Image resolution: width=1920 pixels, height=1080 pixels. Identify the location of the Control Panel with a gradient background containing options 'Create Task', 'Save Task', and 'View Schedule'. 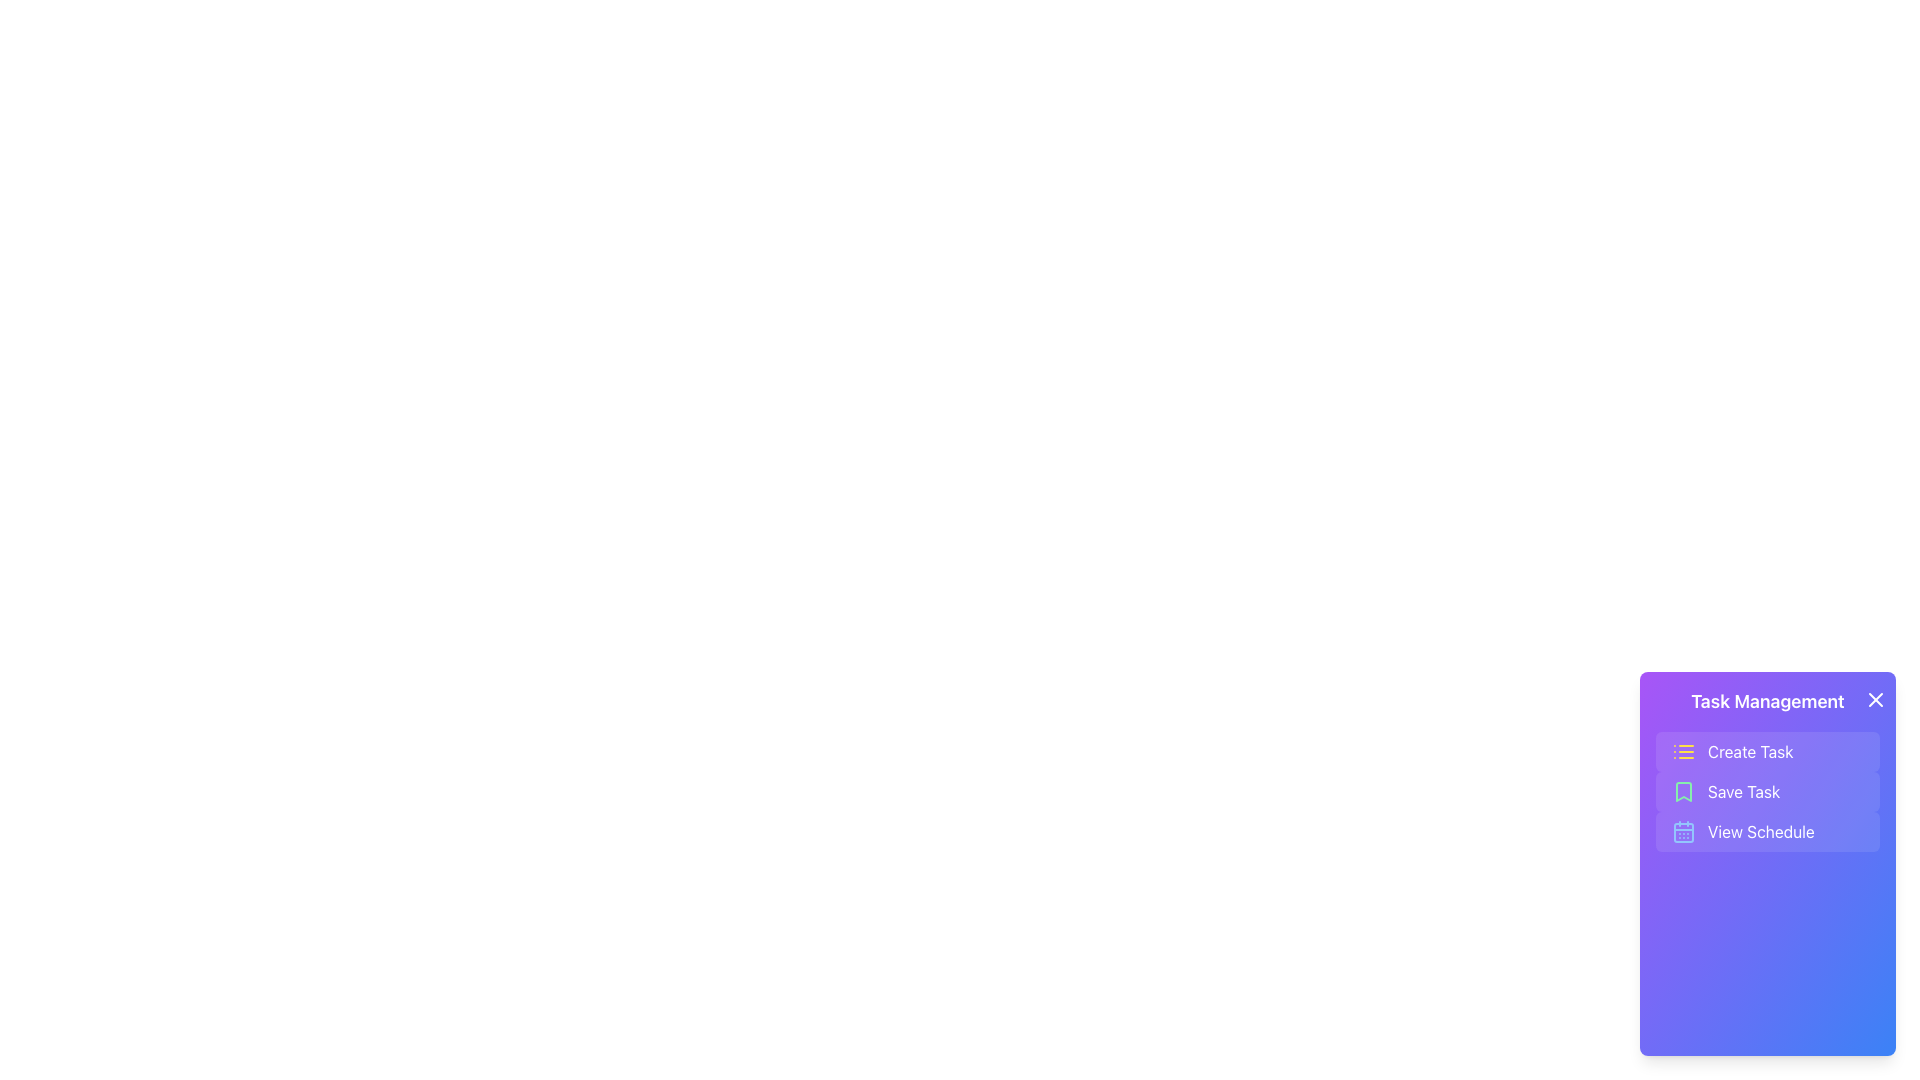
(1767, 863).